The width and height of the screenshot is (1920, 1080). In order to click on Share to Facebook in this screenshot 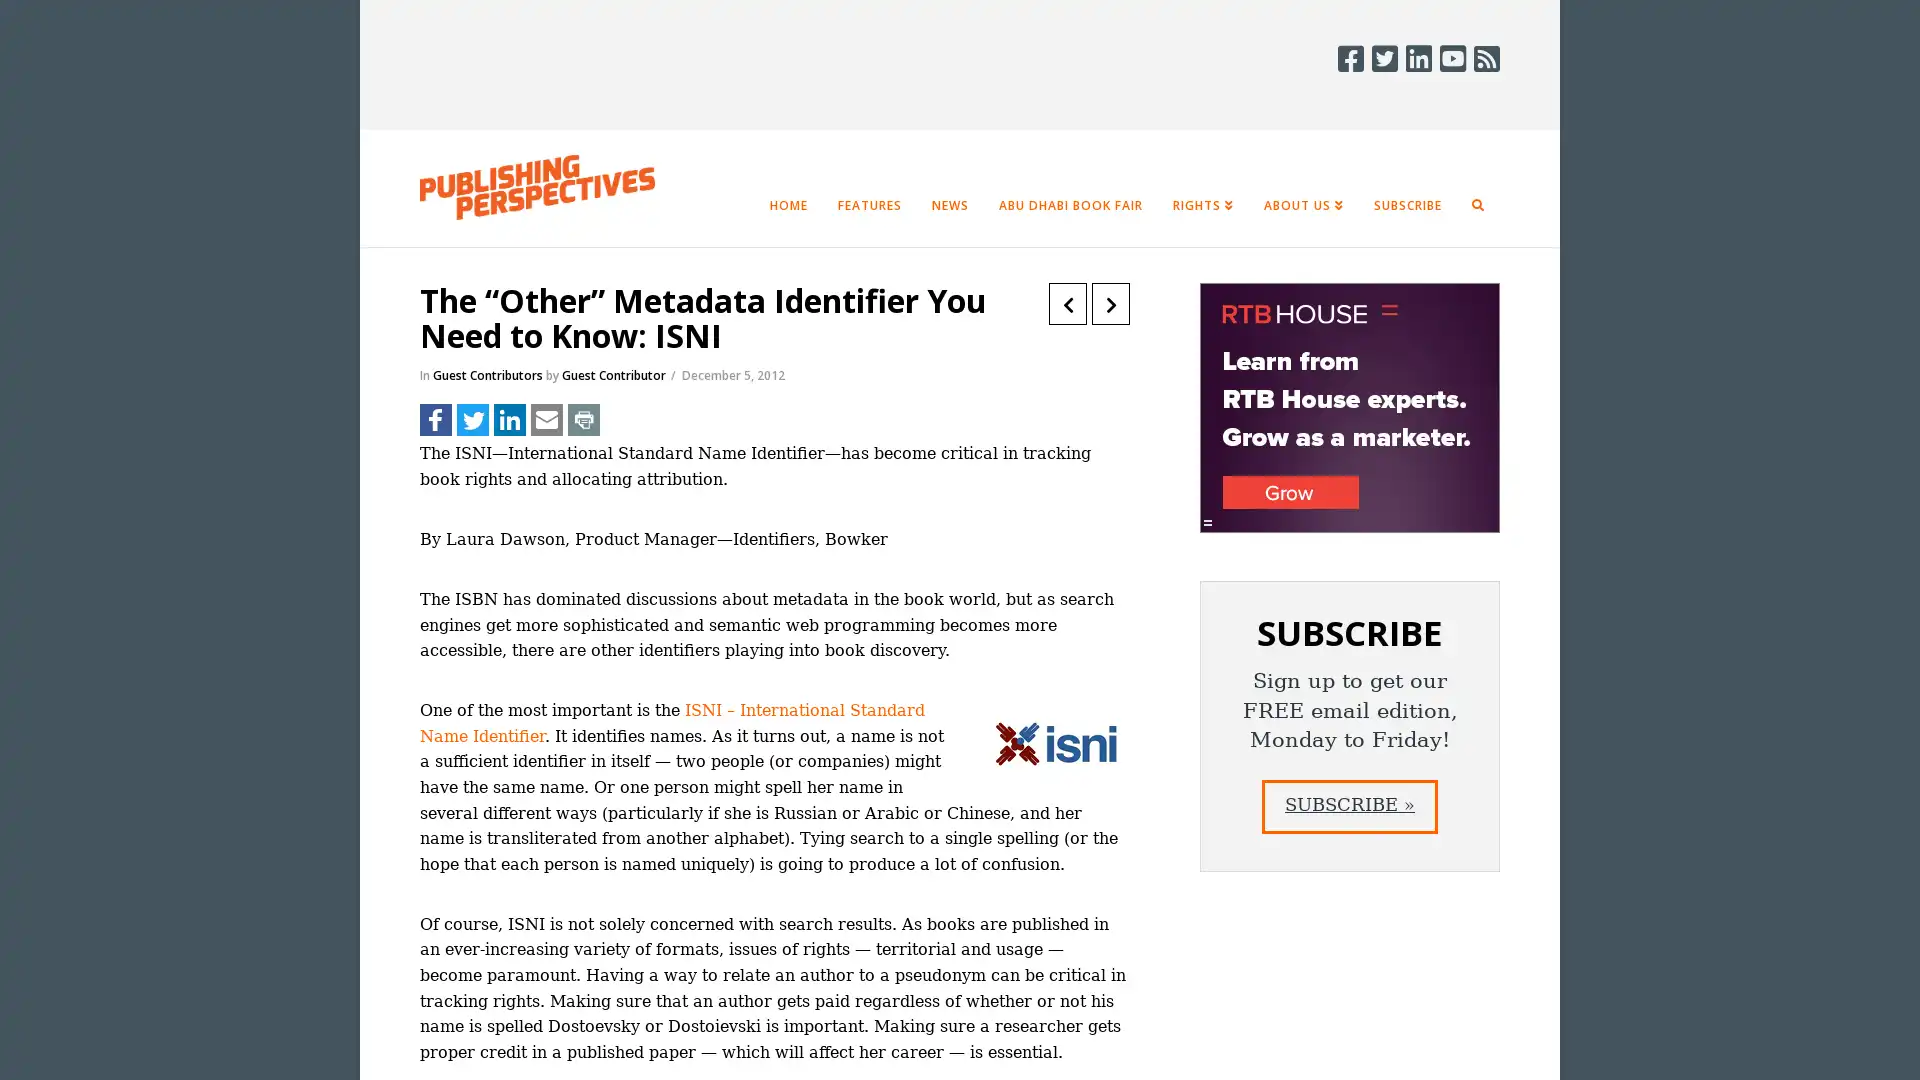, I will do `click(435, 419)`.